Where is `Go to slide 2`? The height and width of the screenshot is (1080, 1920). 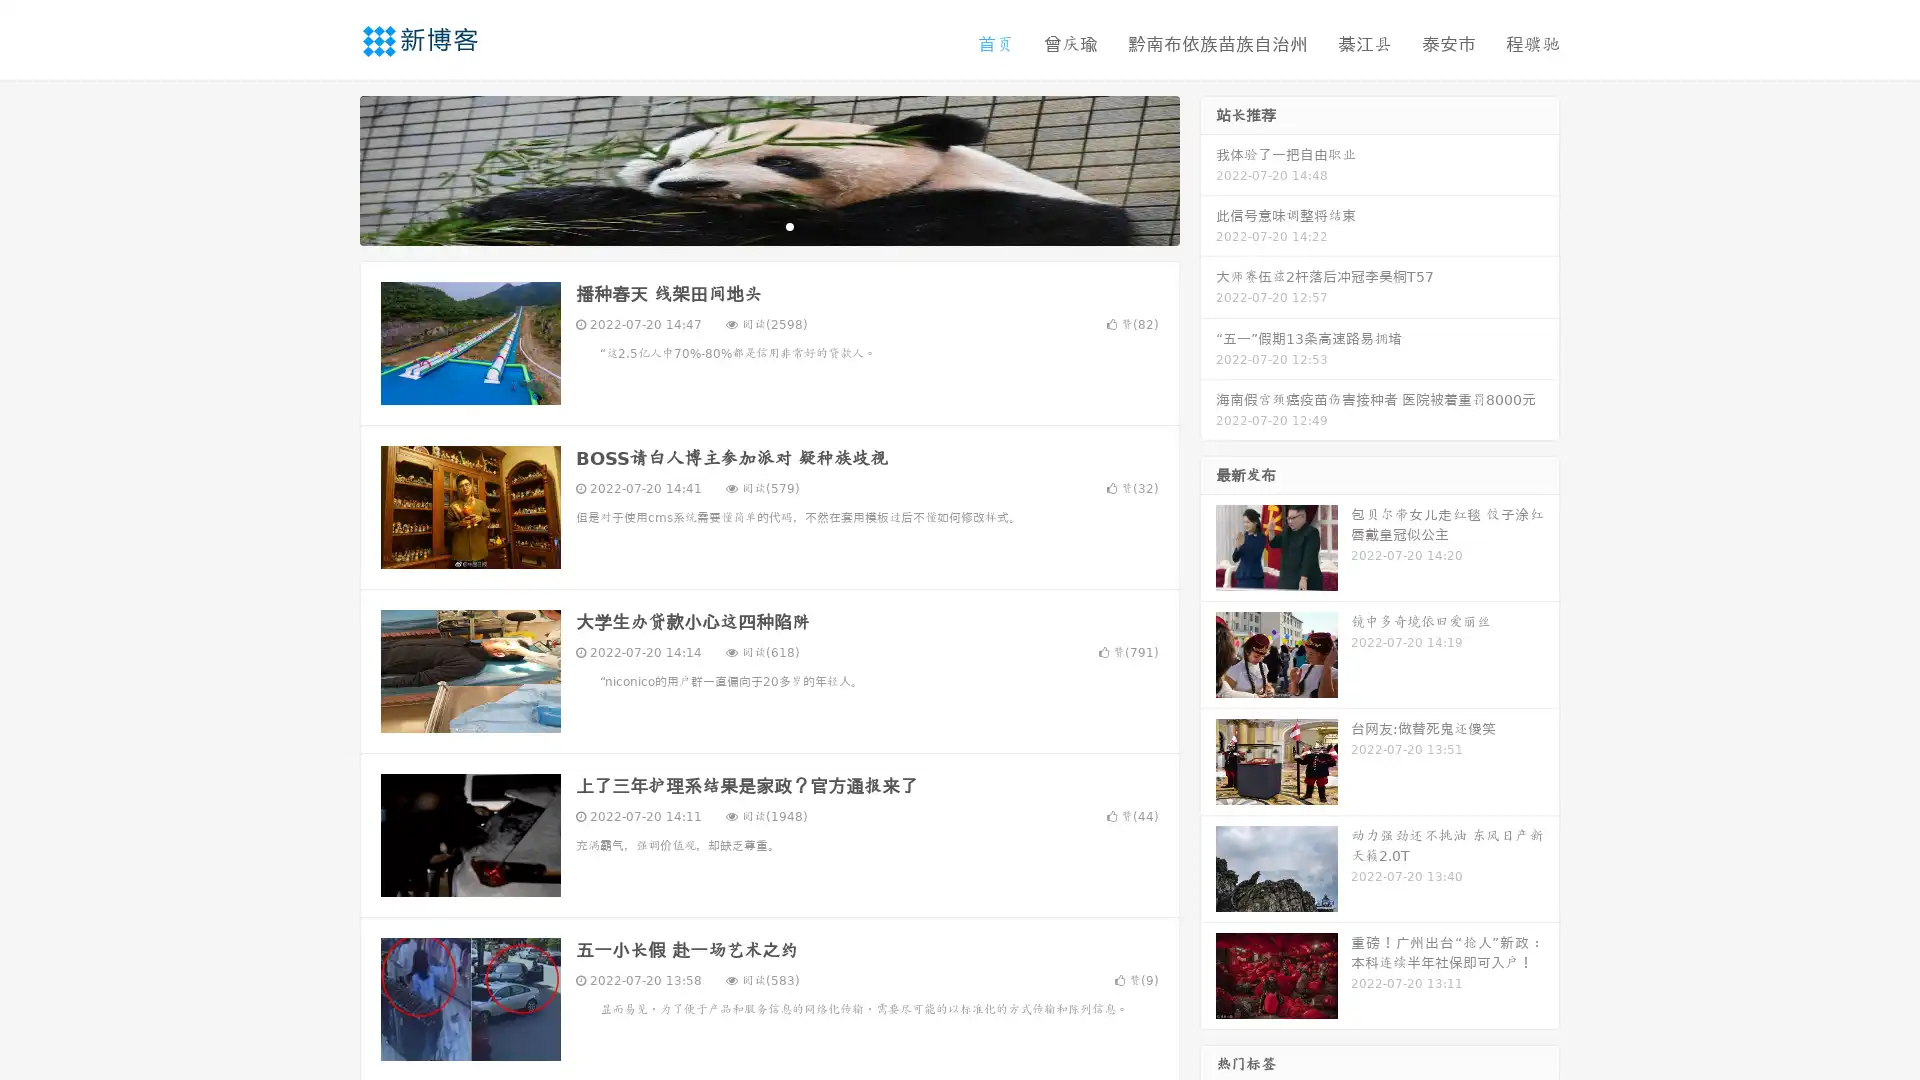
Go to slide 2 is located at coordinates (768, 225).